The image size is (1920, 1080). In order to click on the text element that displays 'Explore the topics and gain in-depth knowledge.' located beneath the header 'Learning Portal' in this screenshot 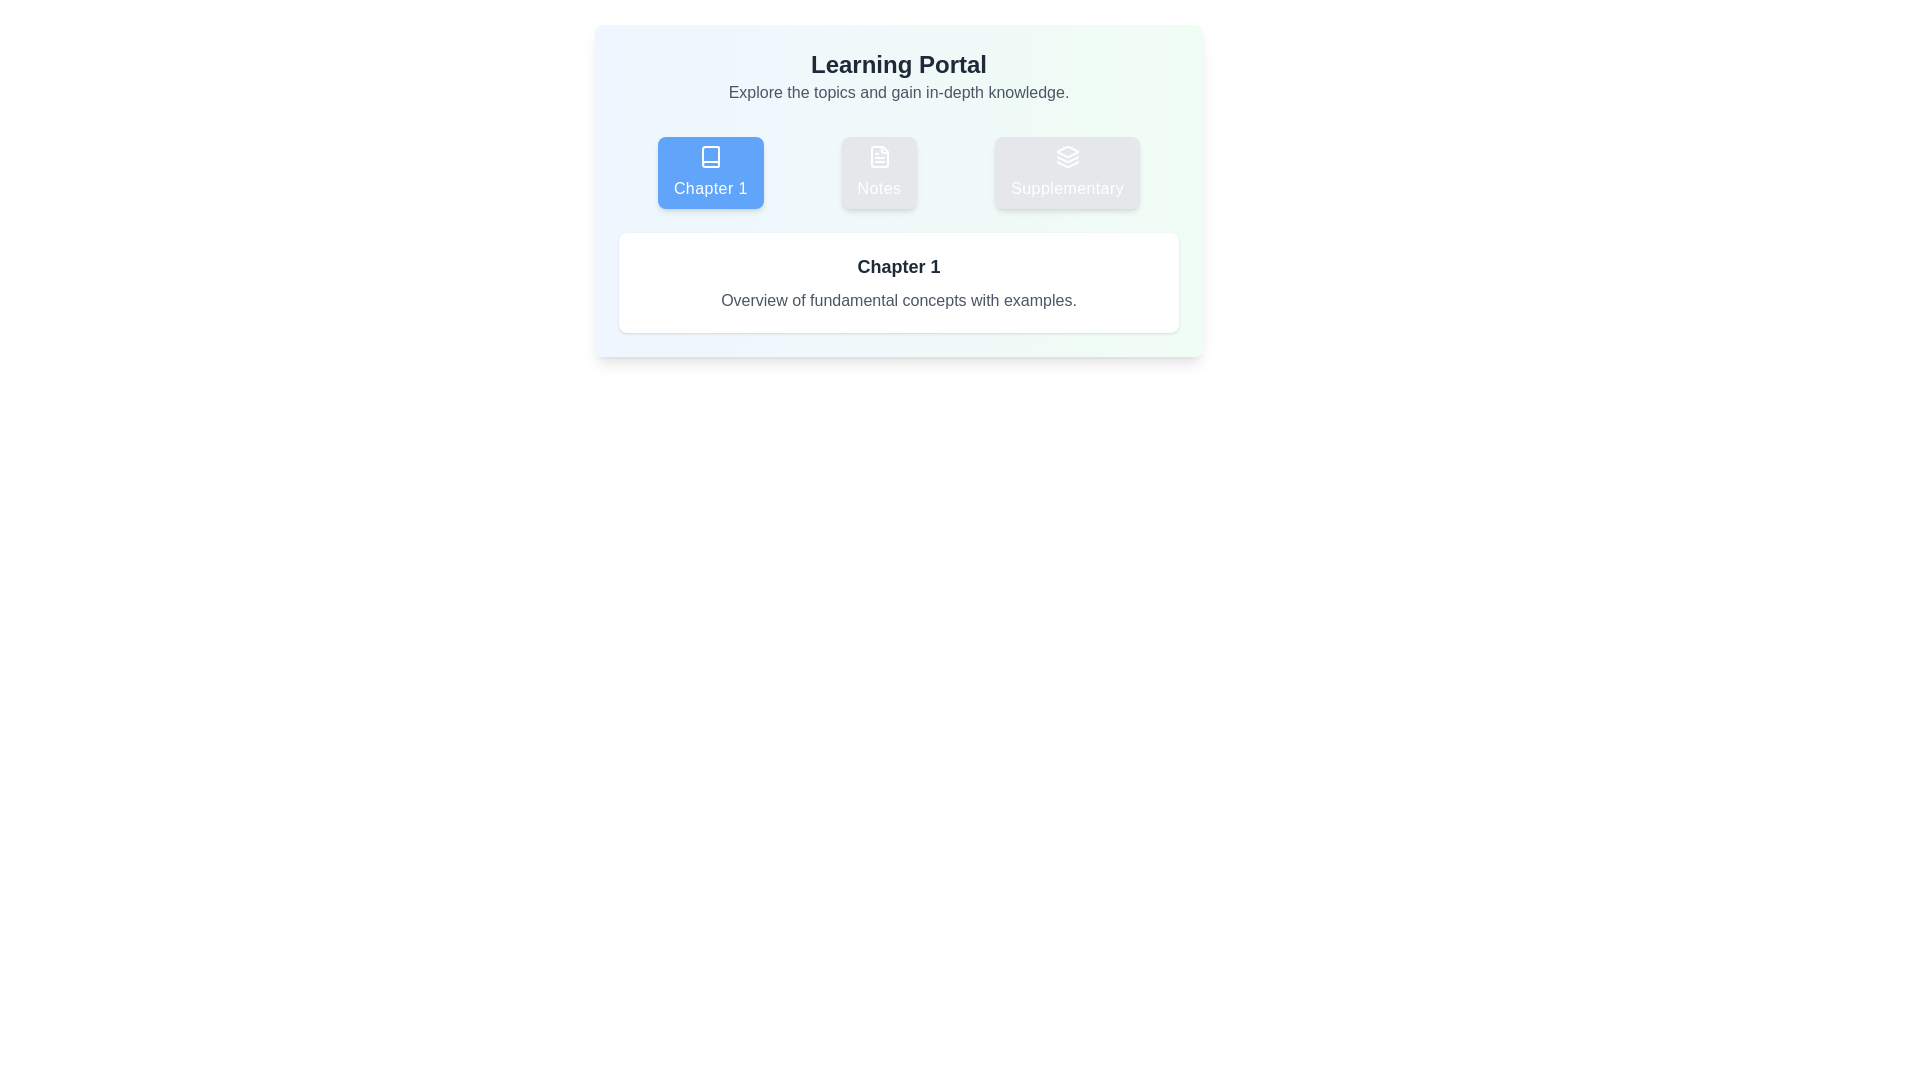, I will do `click(897, 92)`.